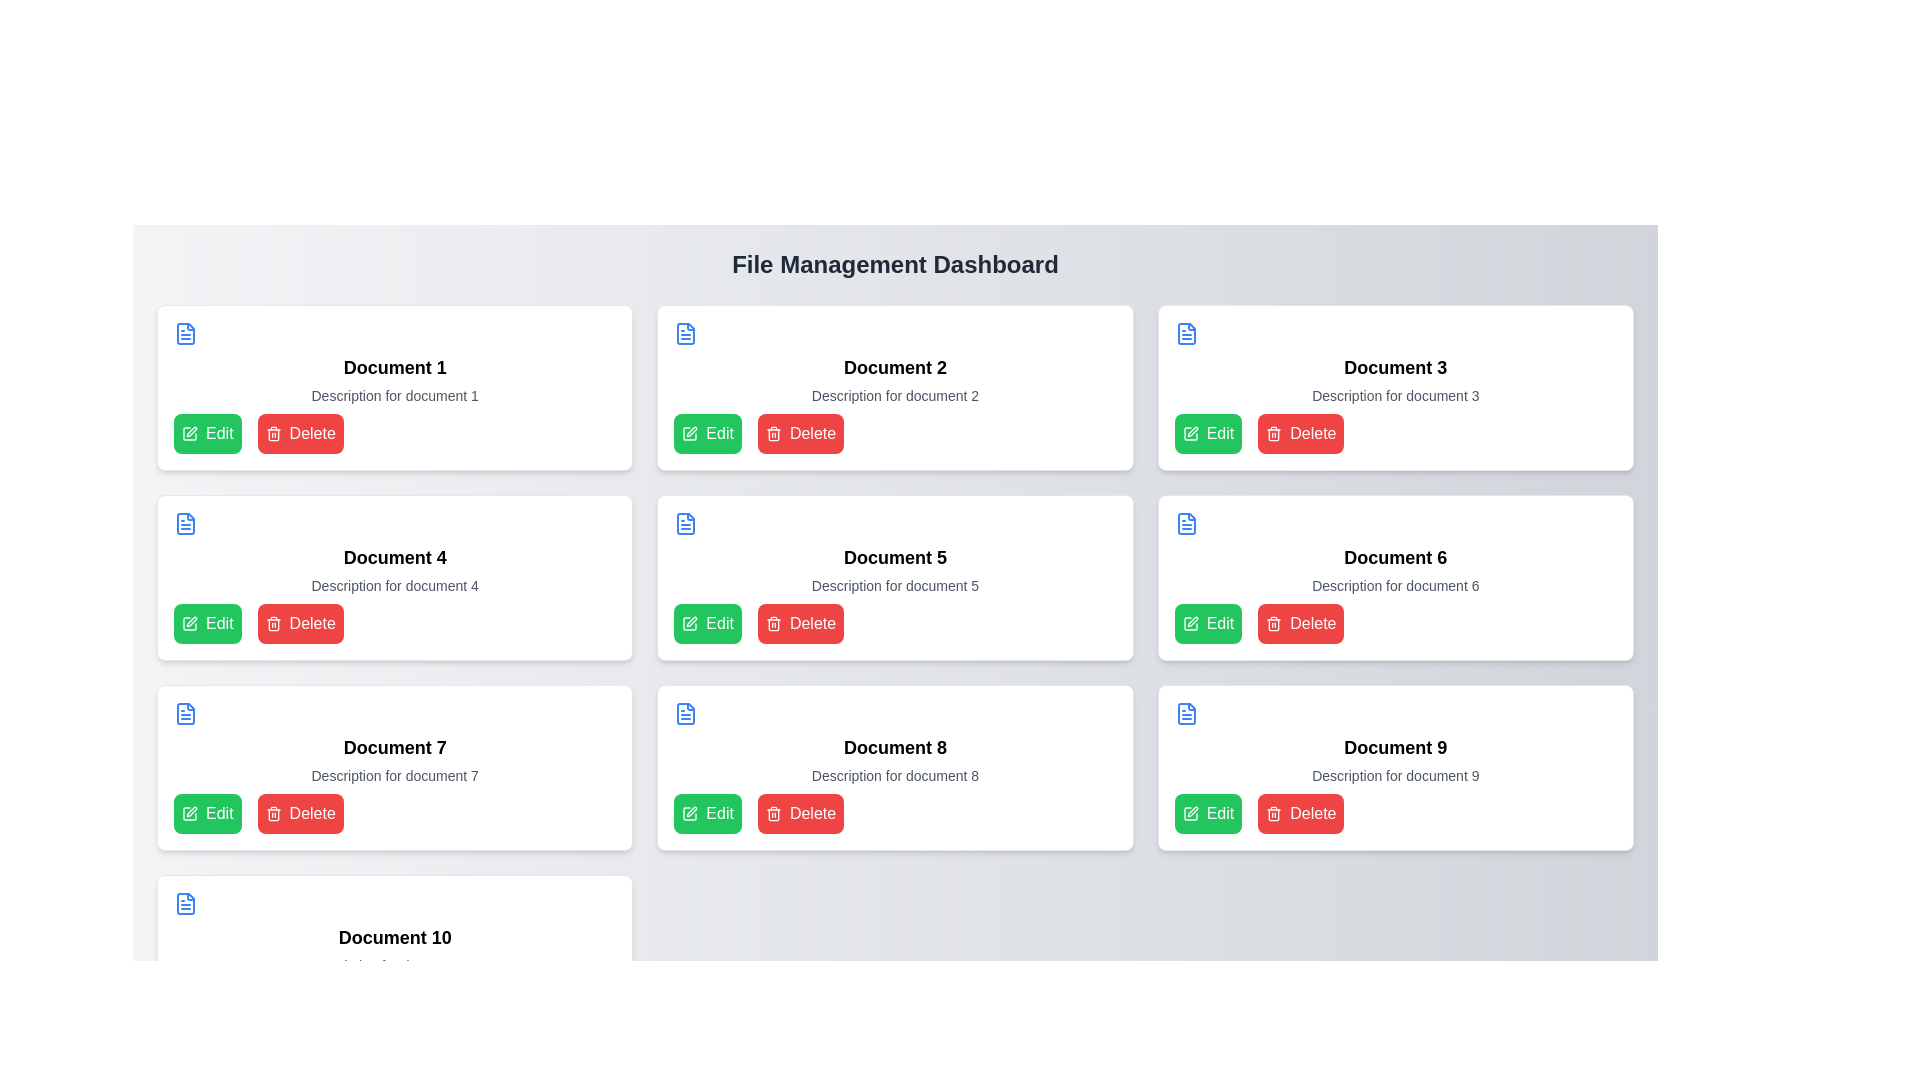  What do you see at coordinates (186, 903) in the screenshot?
I see `the small document icon with a blue border located in the top-left corner of the card for 'Document 10' in the 'File Management Dashboard'` at bounding box center [186, 903].